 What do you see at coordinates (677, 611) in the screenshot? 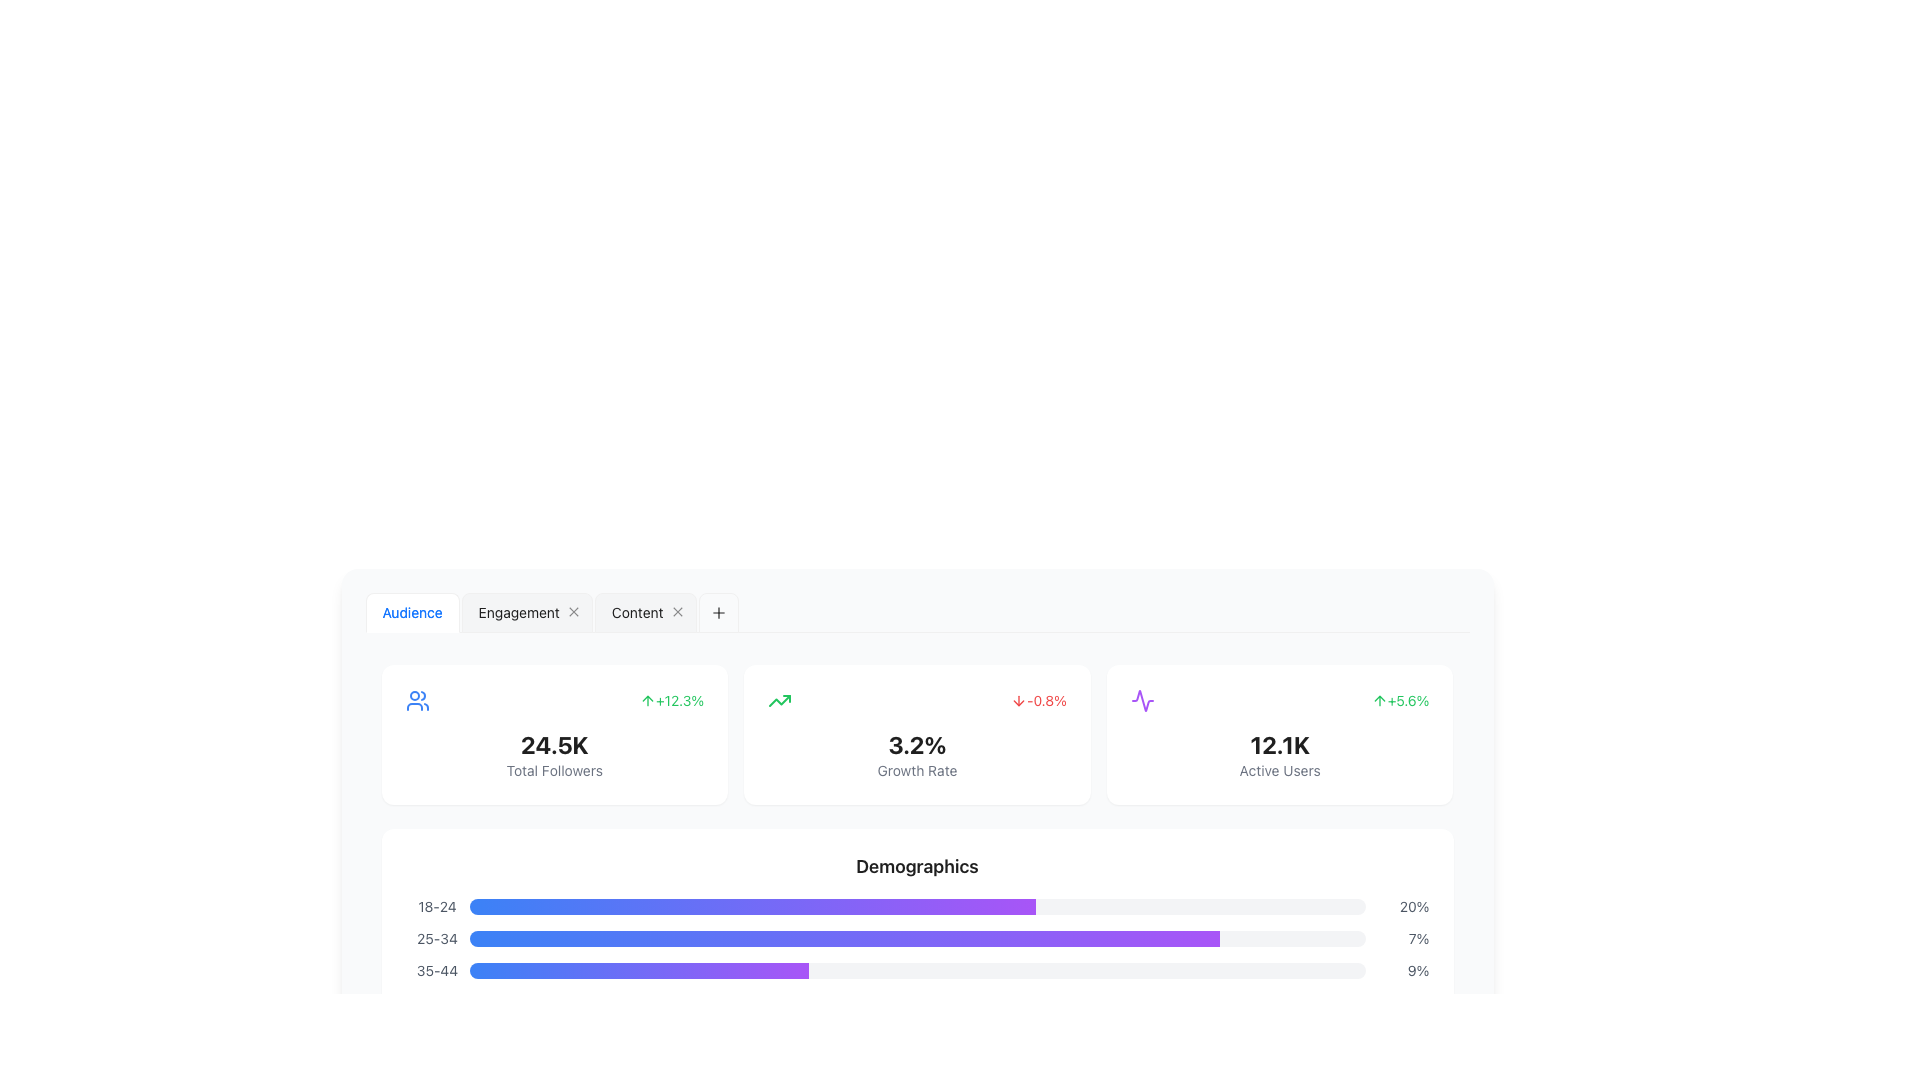
I see `the close icon button located immediately to the right of the 'Content' text in the tabbed interface` at bounding box center [677, 611].